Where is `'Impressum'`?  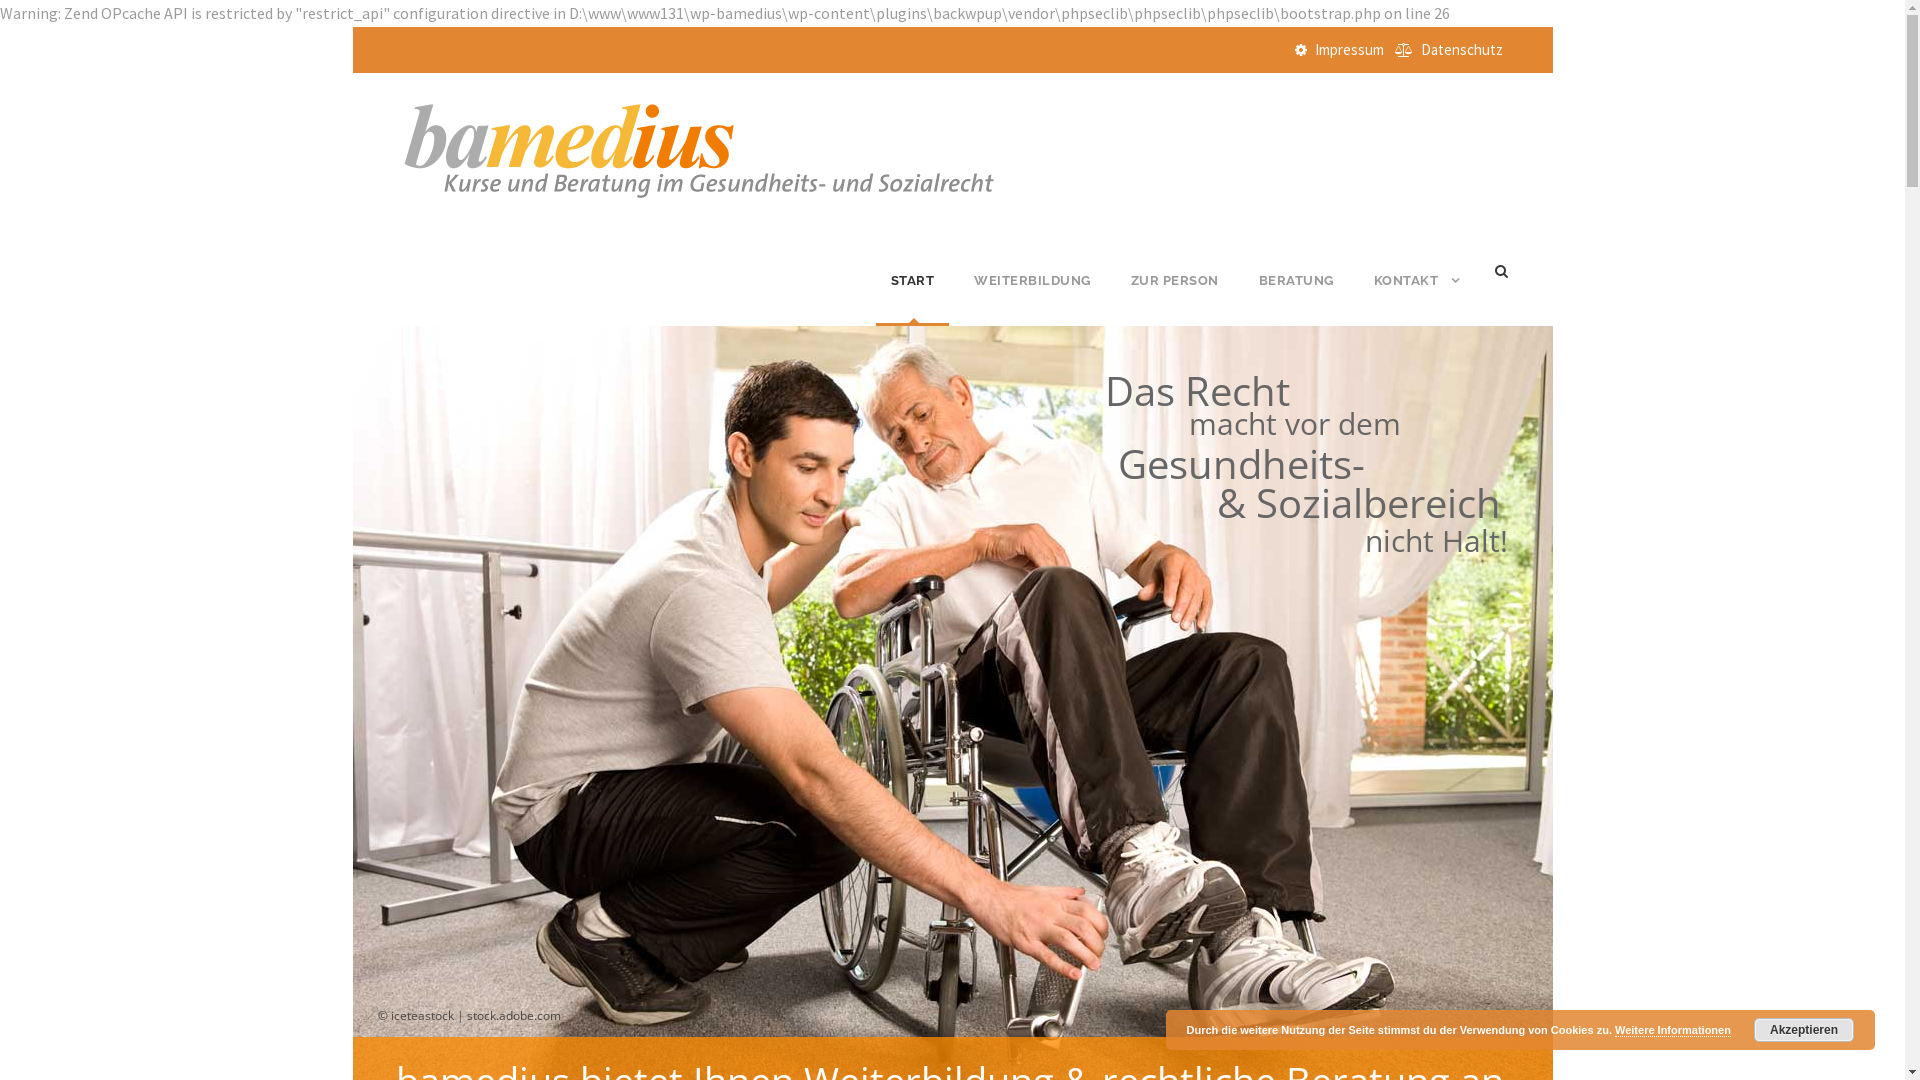
'Impressum' is located at coordinates (1348, 48).